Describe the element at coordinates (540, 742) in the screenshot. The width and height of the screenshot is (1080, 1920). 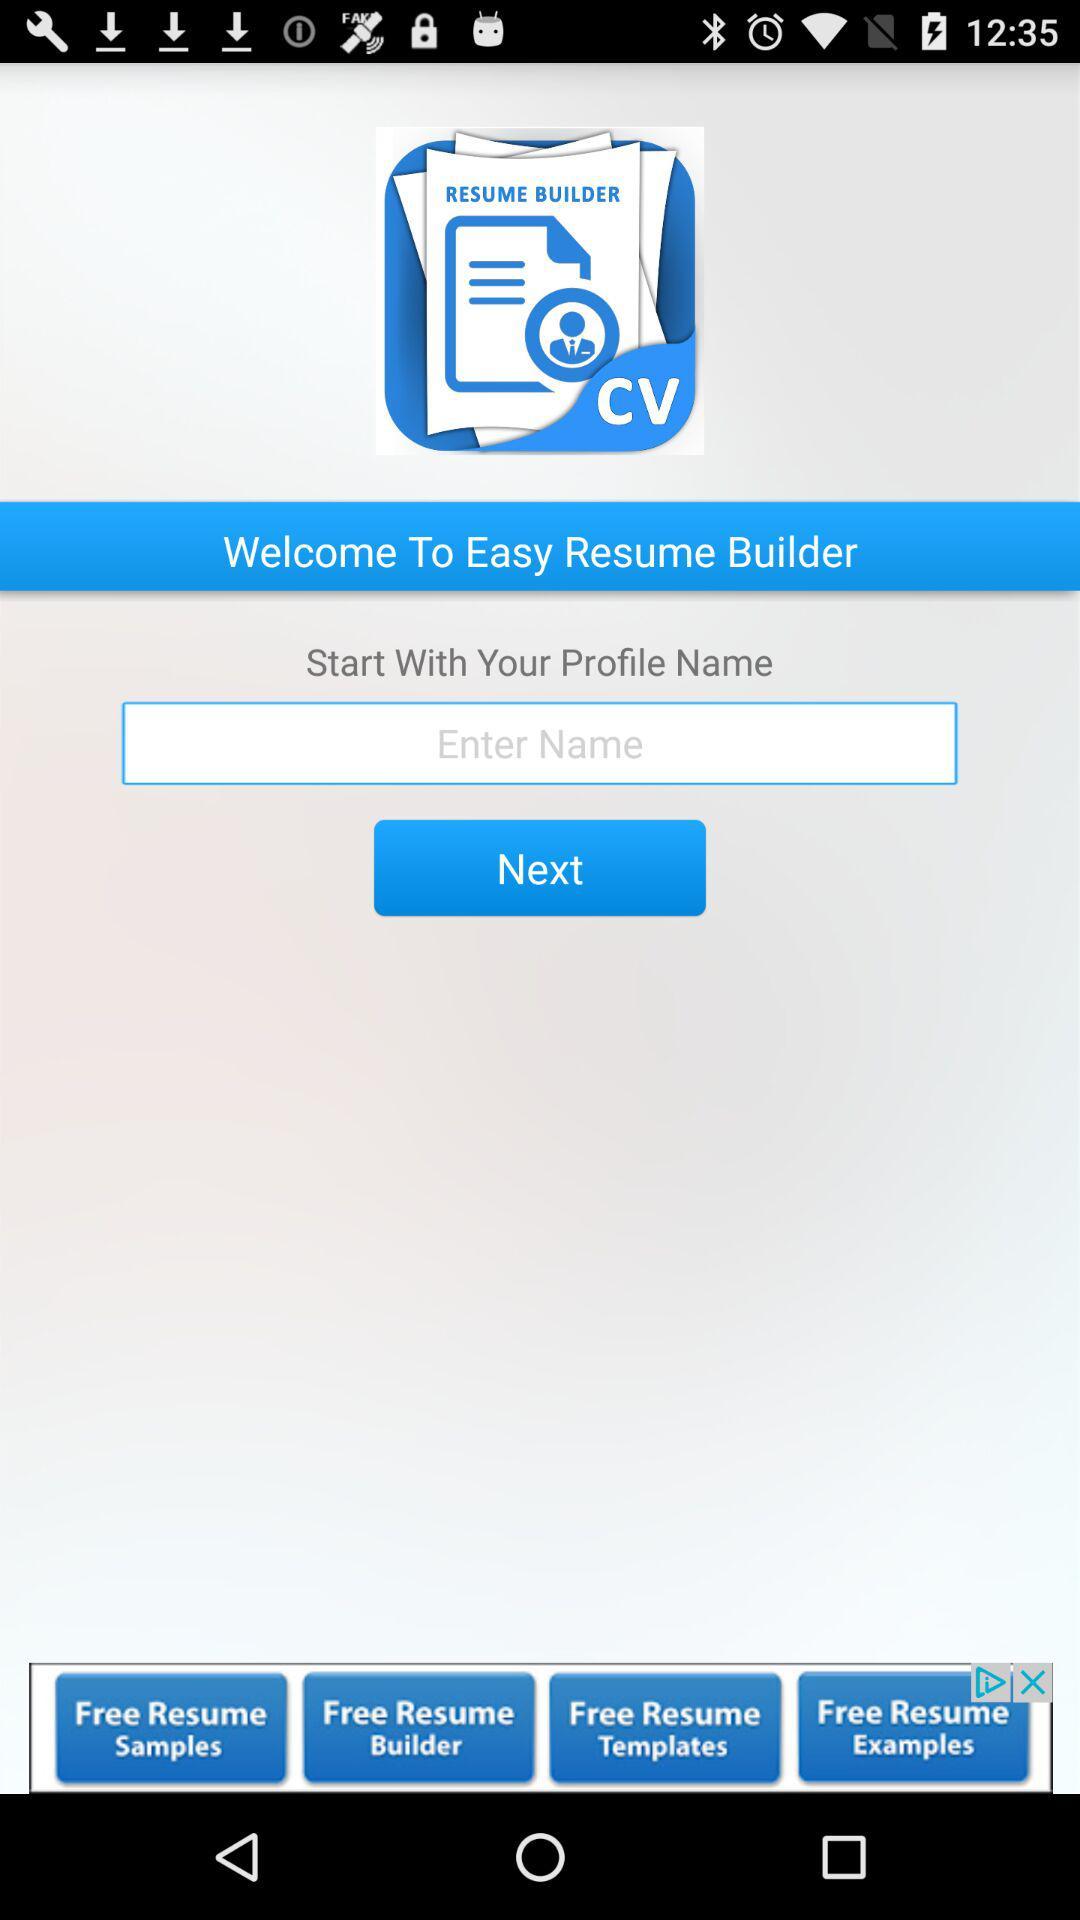
I see `write your name` at that location.